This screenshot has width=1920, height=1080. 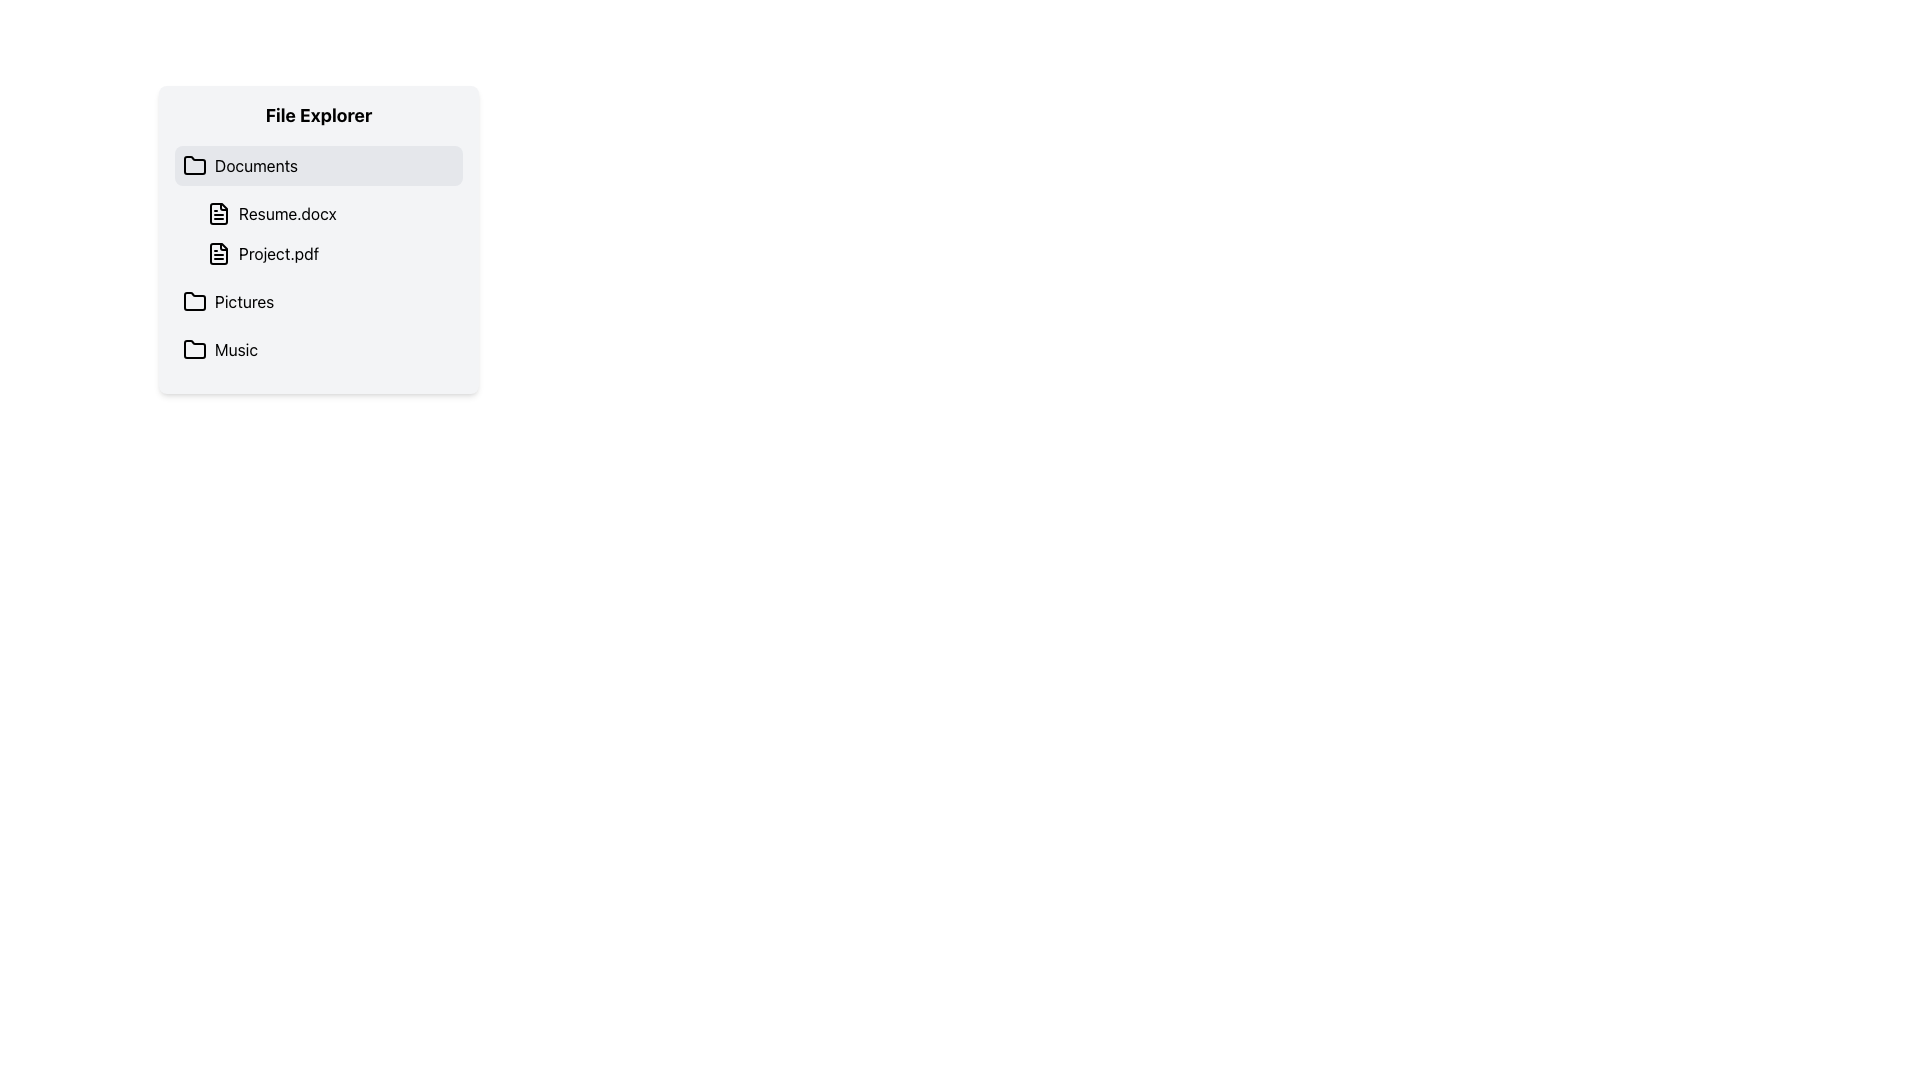 I want to click on the document icon resembling a file, which has a black outline and hollow interior, located next to the text label 'Resume.docx' in the File Explorer interface, to identify the file type, so click(x=219, y=213).